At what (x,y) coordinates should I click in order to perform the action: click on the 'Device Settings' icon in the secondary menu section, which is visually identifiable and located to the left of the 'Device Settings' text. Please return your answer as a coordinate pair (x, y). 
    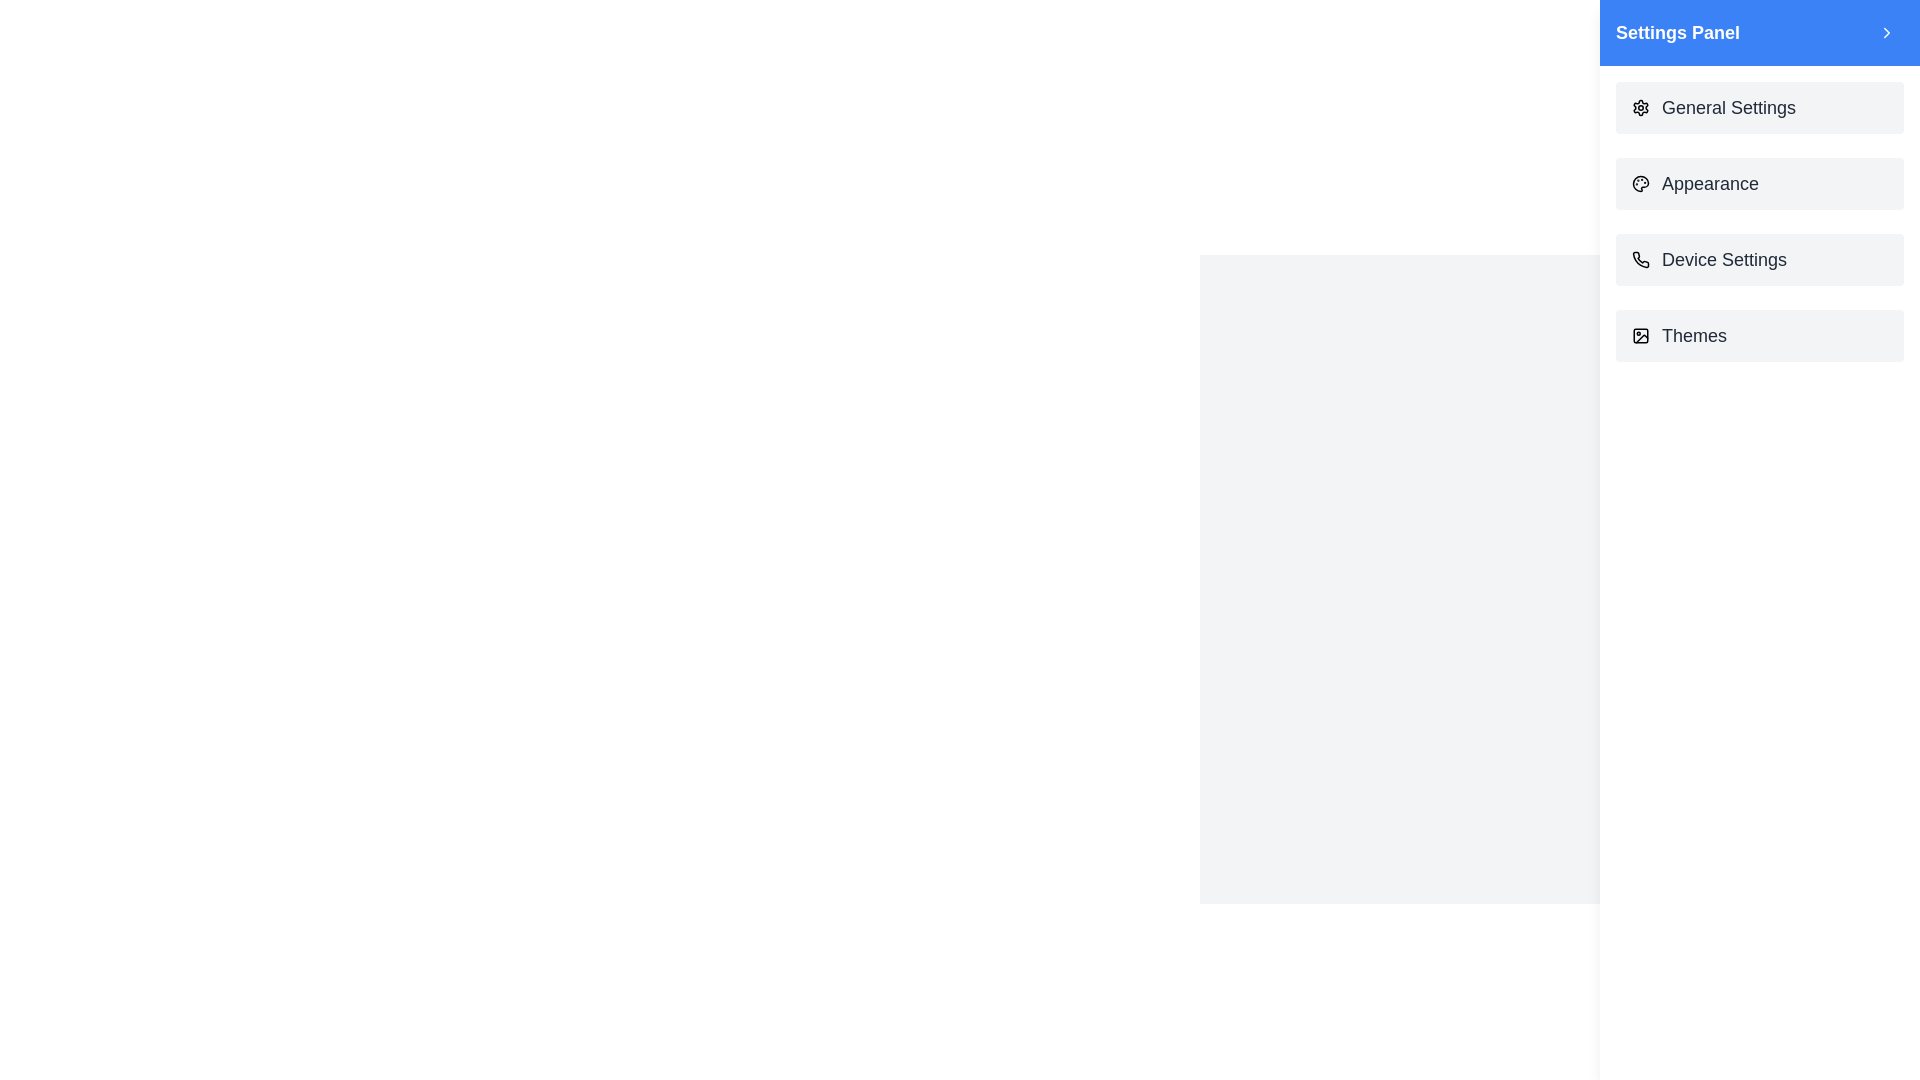
    Looking at the image, I should click on (1641, 258).